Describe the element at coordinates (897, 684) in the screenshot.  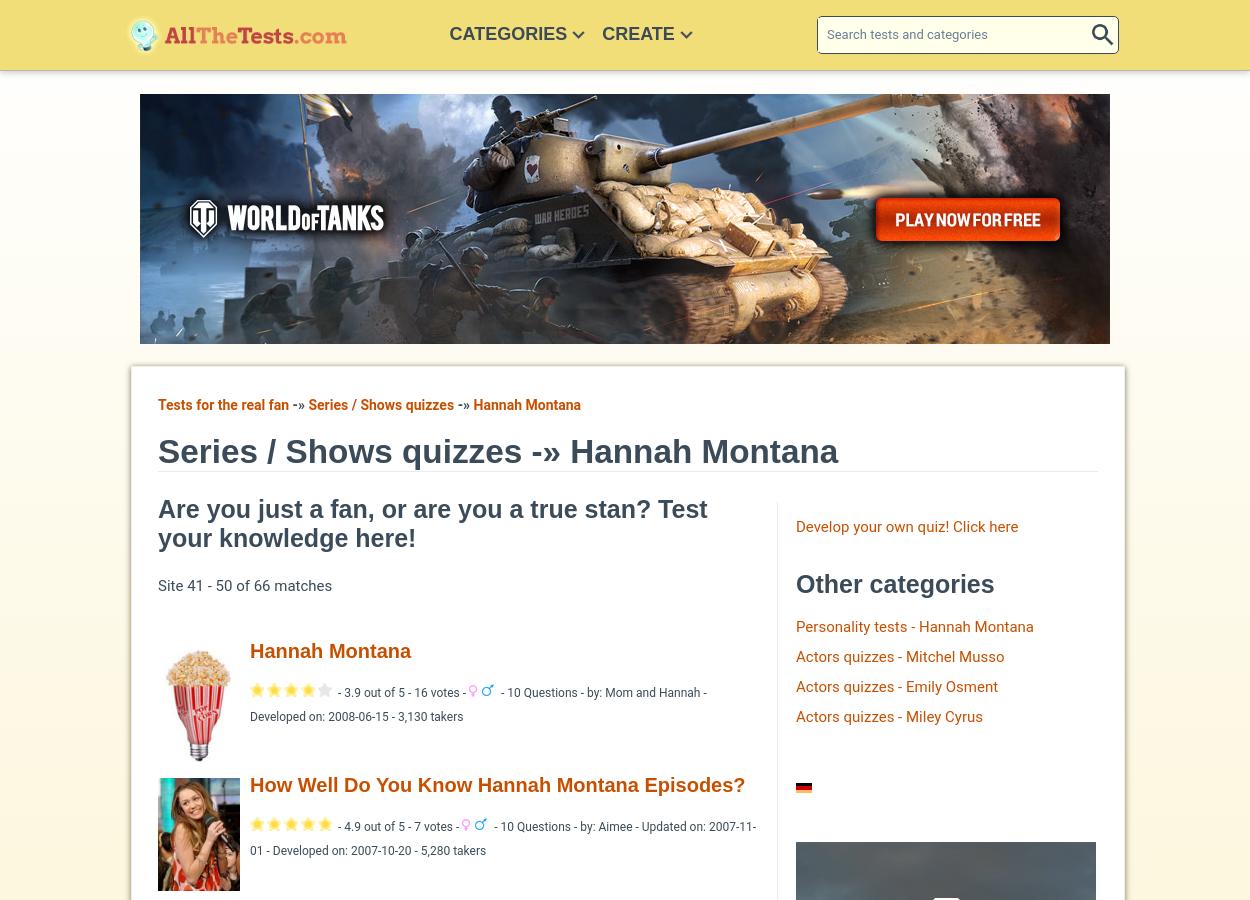
I see `'Actors quizzes - Emily Osment'` at that location.